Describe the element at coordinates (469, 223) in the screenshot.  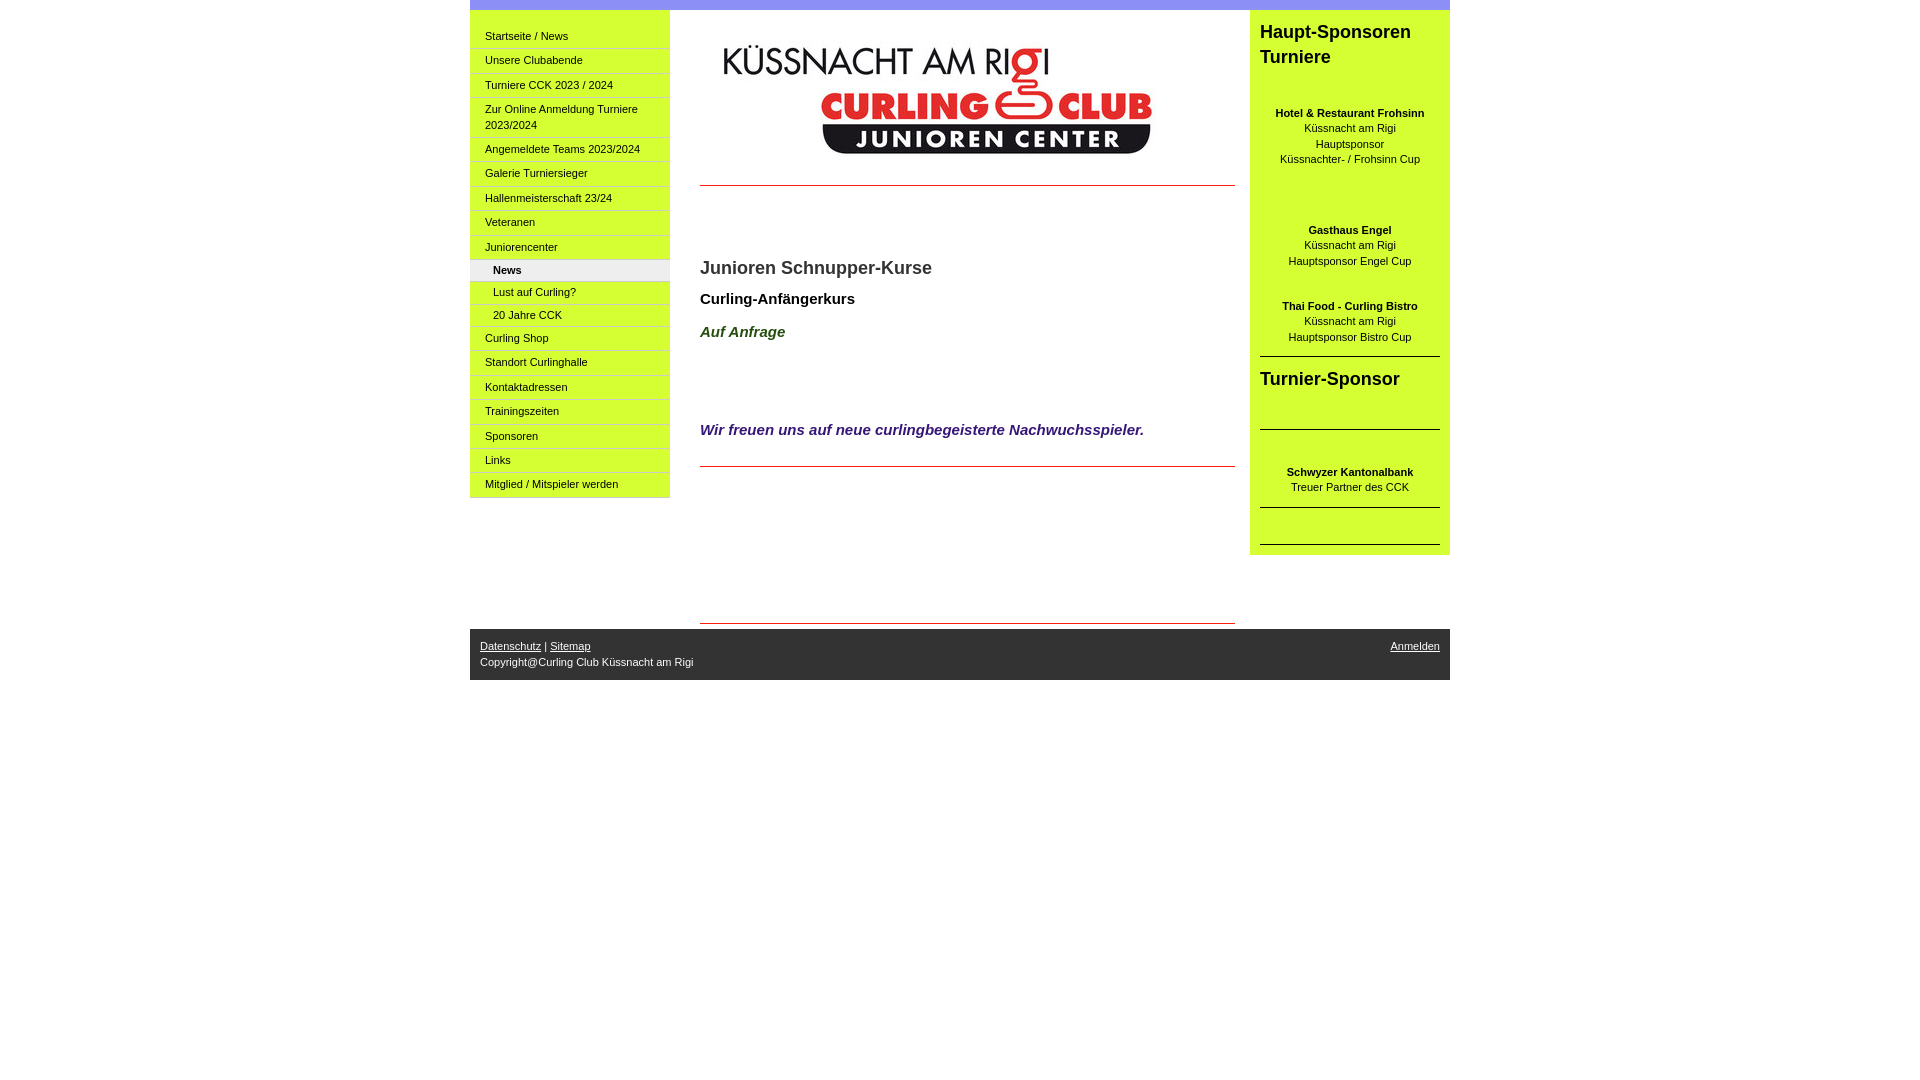
I see `'Veteranen'` at that location.